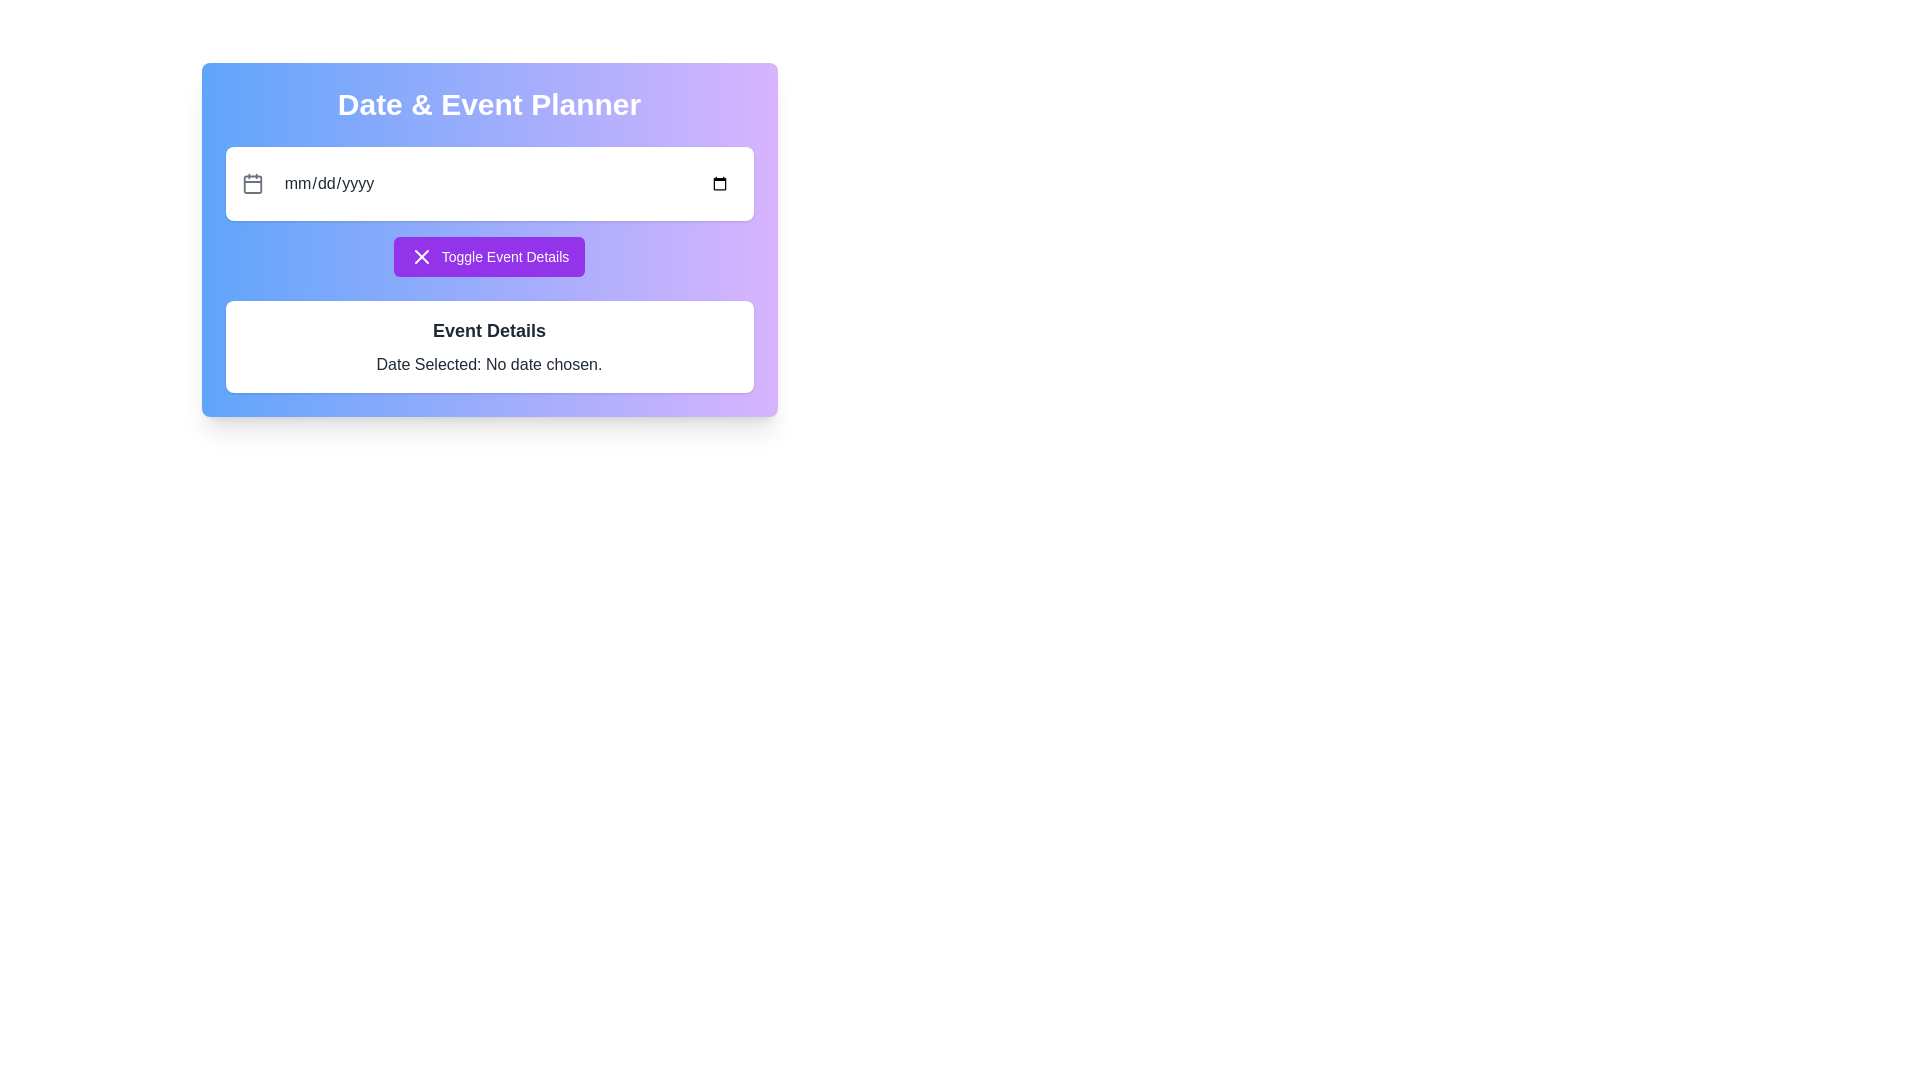 This screenshot has width=1920, height=1080. What do you see at coordinates (489, 104) in the screenshot?
I see `the prominent heading 'Date & Event Planner' displayed in a large, bold white font at the top of the gradient background` at bounding box center [489, 104].